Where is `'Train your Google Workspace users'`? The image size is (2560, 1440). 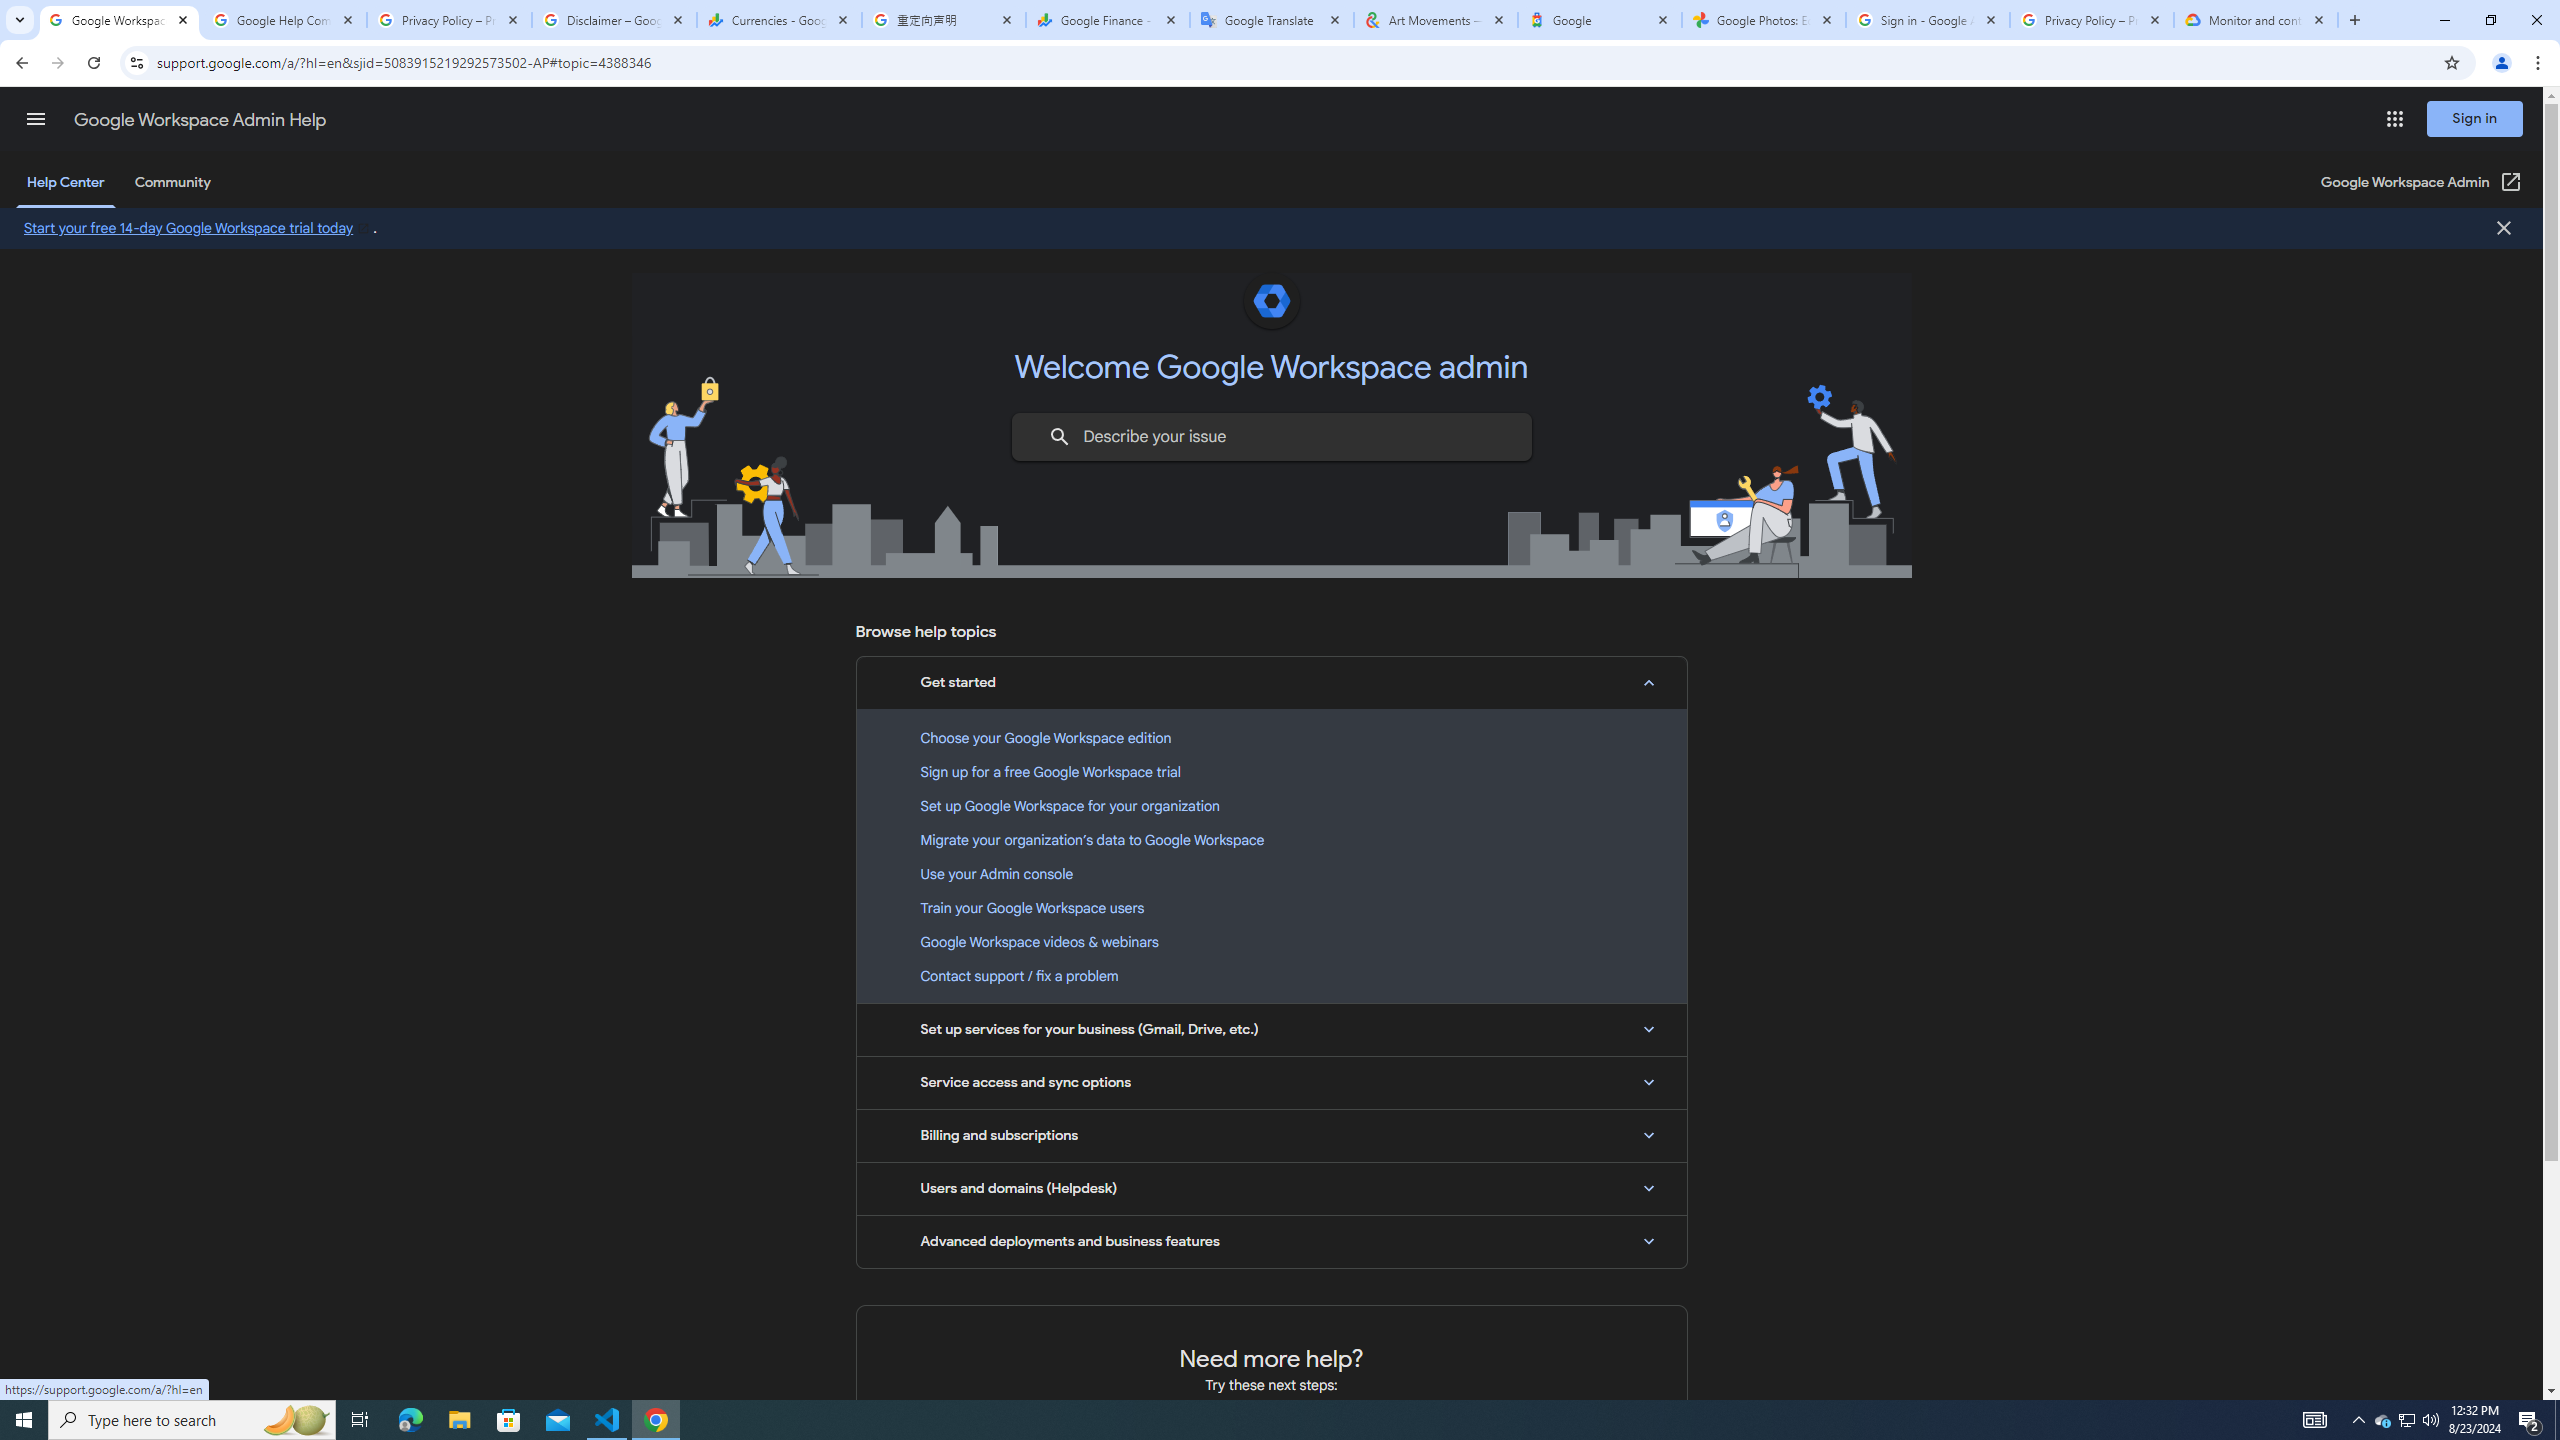
'Train your Google Workspace users' is located at coordinates (1271, 907).